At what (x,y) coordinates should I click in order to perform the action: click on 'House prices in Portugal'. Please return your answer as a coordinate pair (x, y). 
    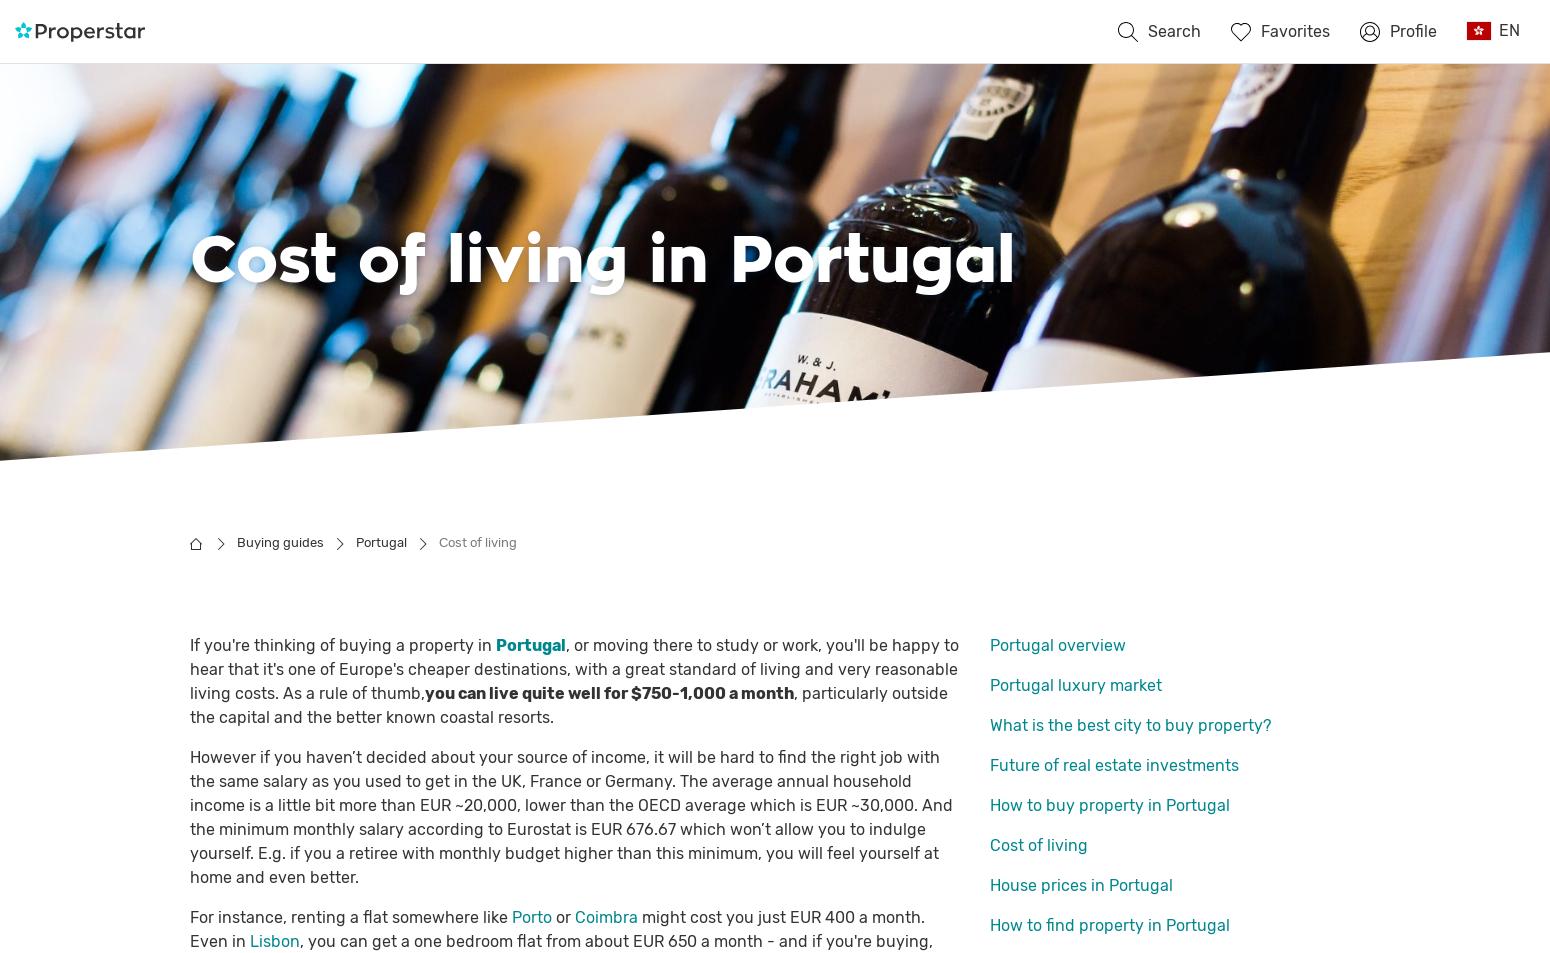
    Looking at the image, I should click on (988, 885).